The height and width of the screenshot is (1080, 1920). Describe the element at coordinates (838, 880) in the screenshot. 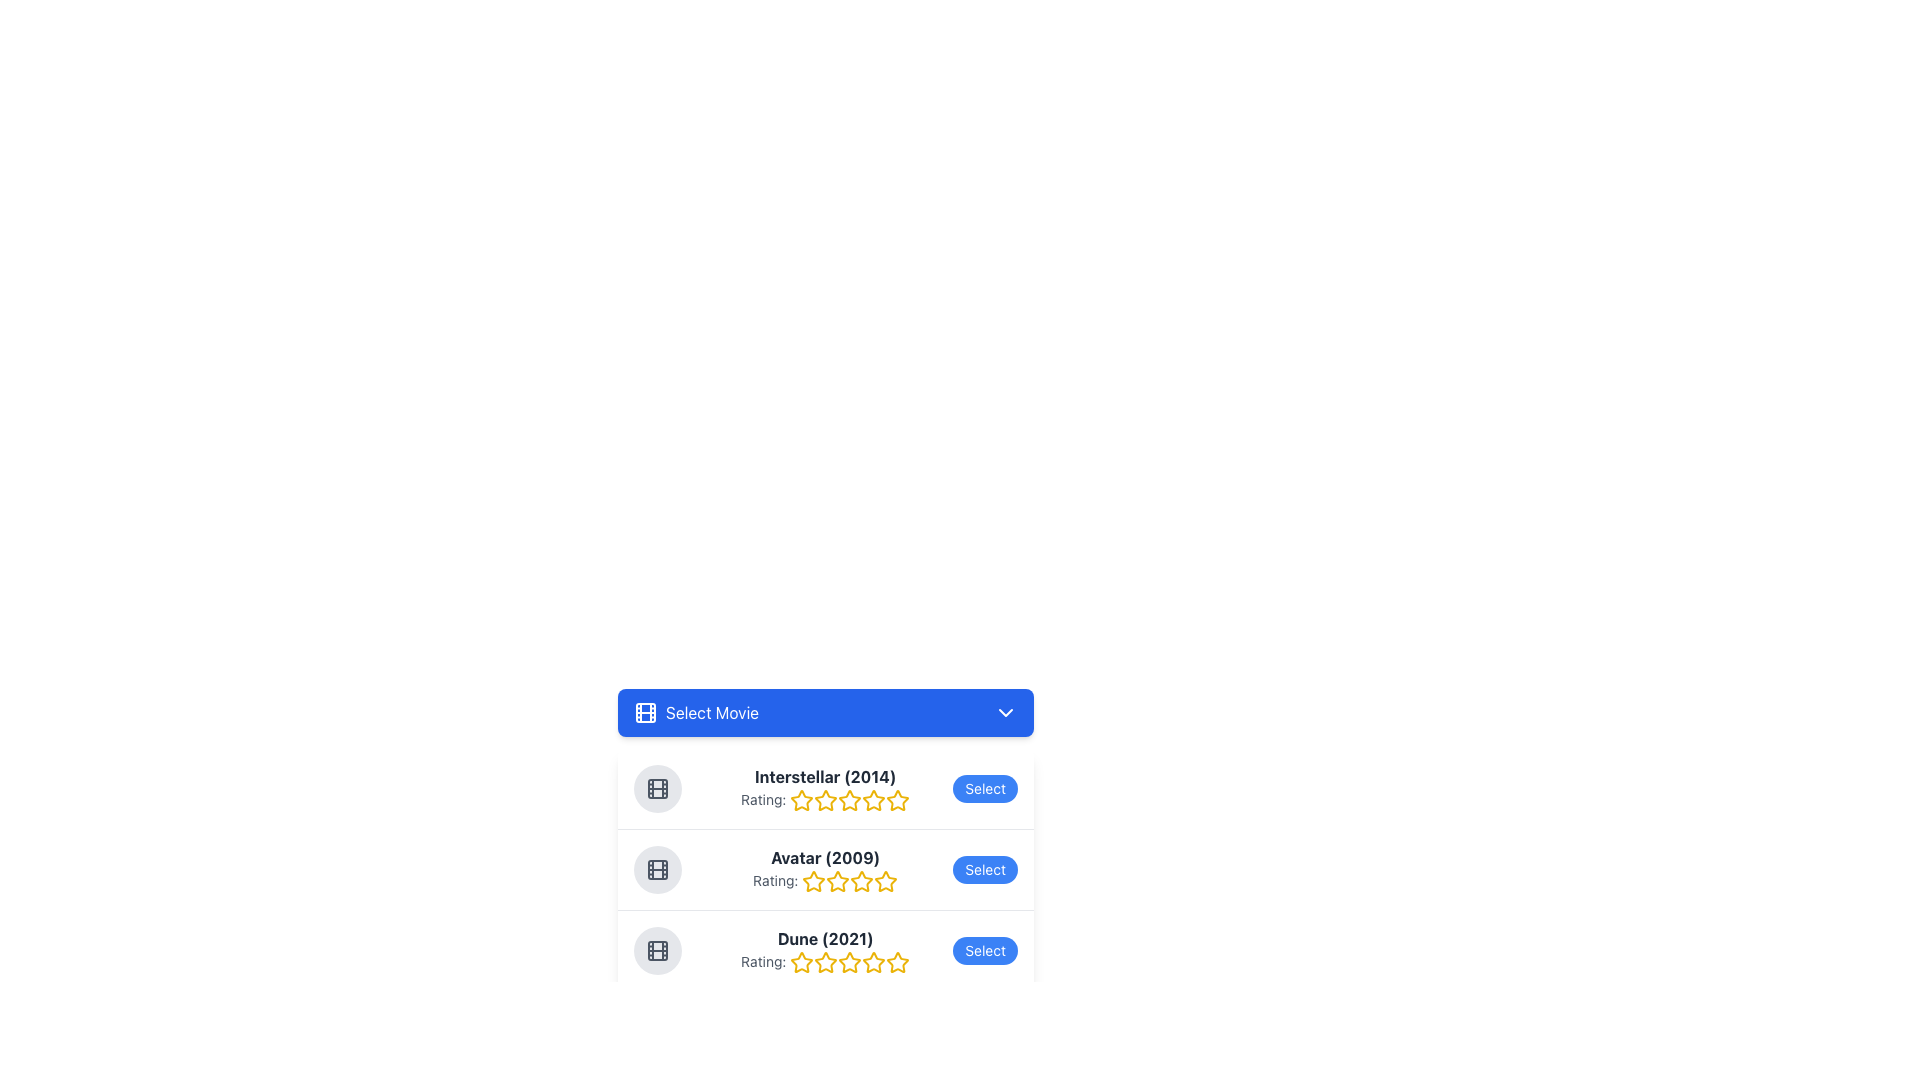

I see `the second star rating icon for the movie 'Avatar (2009)' to rate it` at that location.